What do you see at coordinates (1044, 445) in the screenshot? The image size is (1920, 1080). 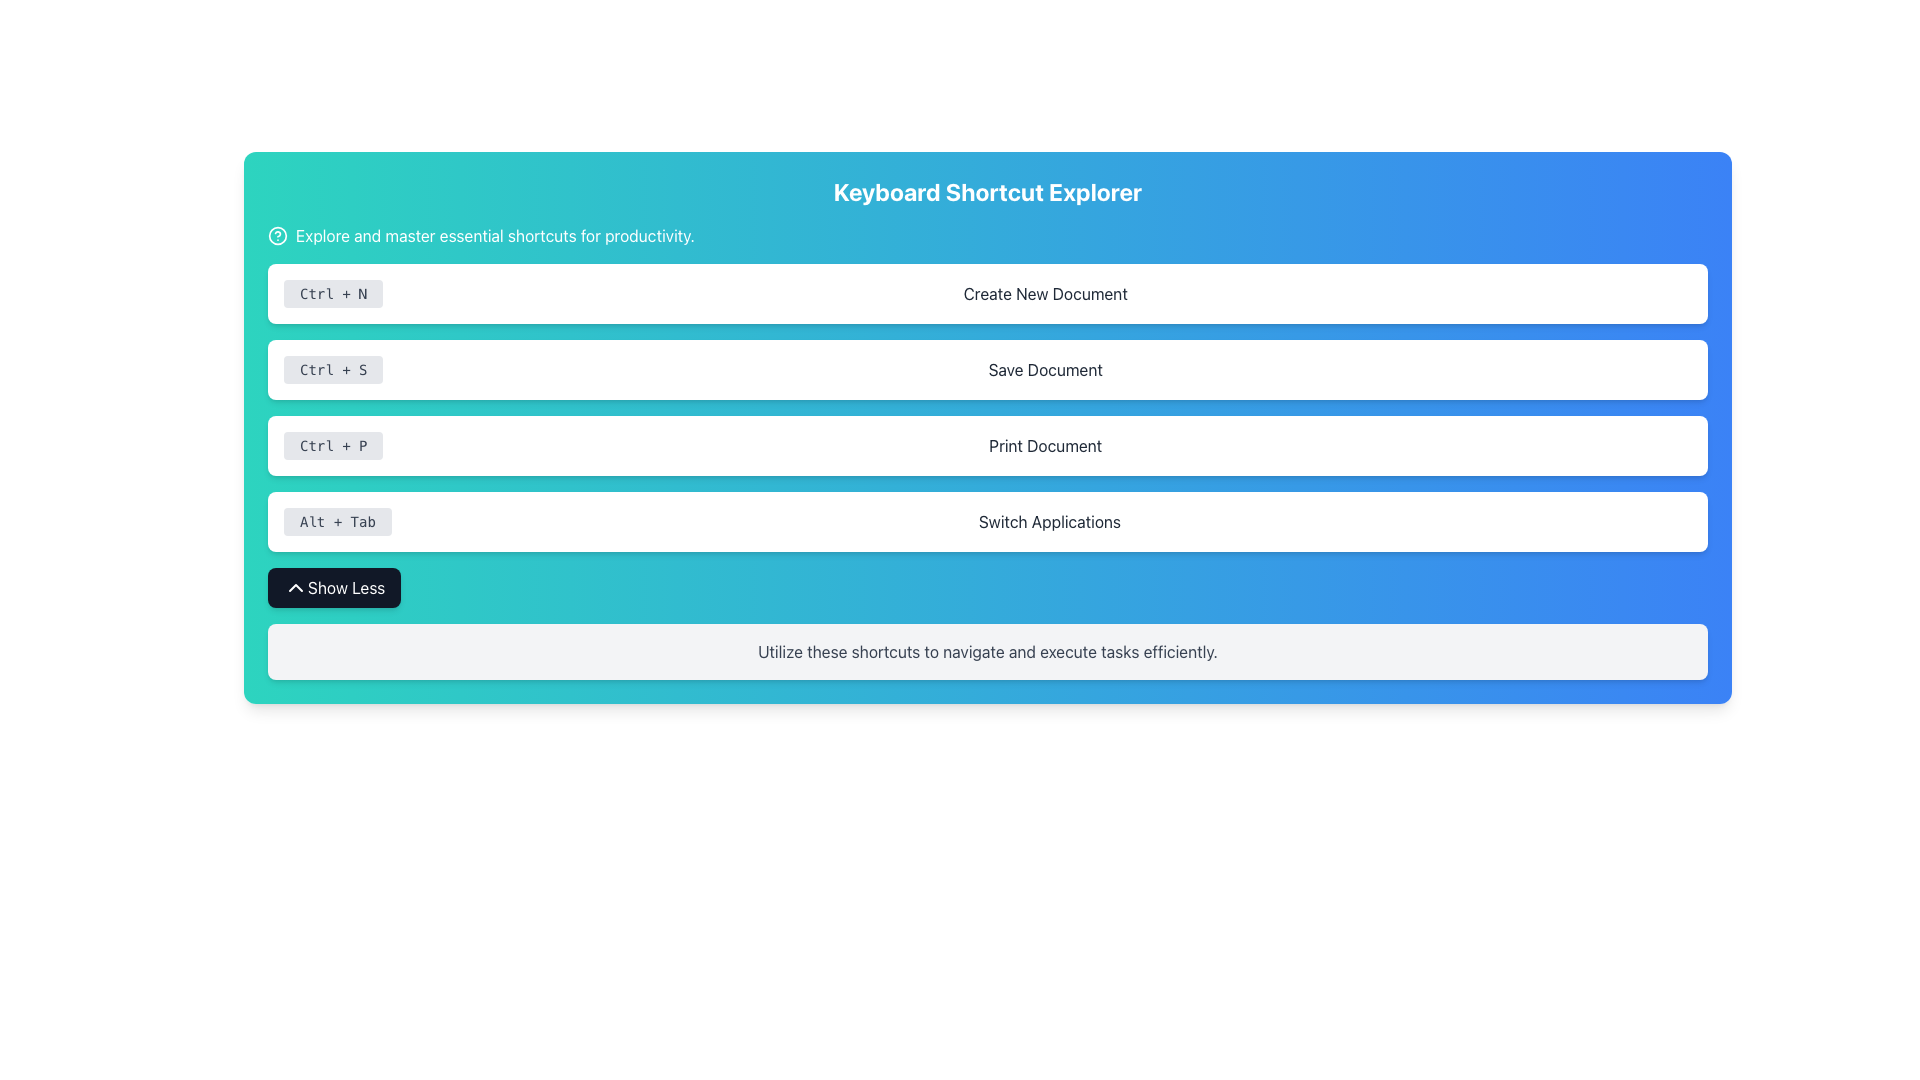 I see `the descriptive Text Label explaining the functionality tied to the shortcut 'Ctrl + P'` at bounding box center [1044, 445].